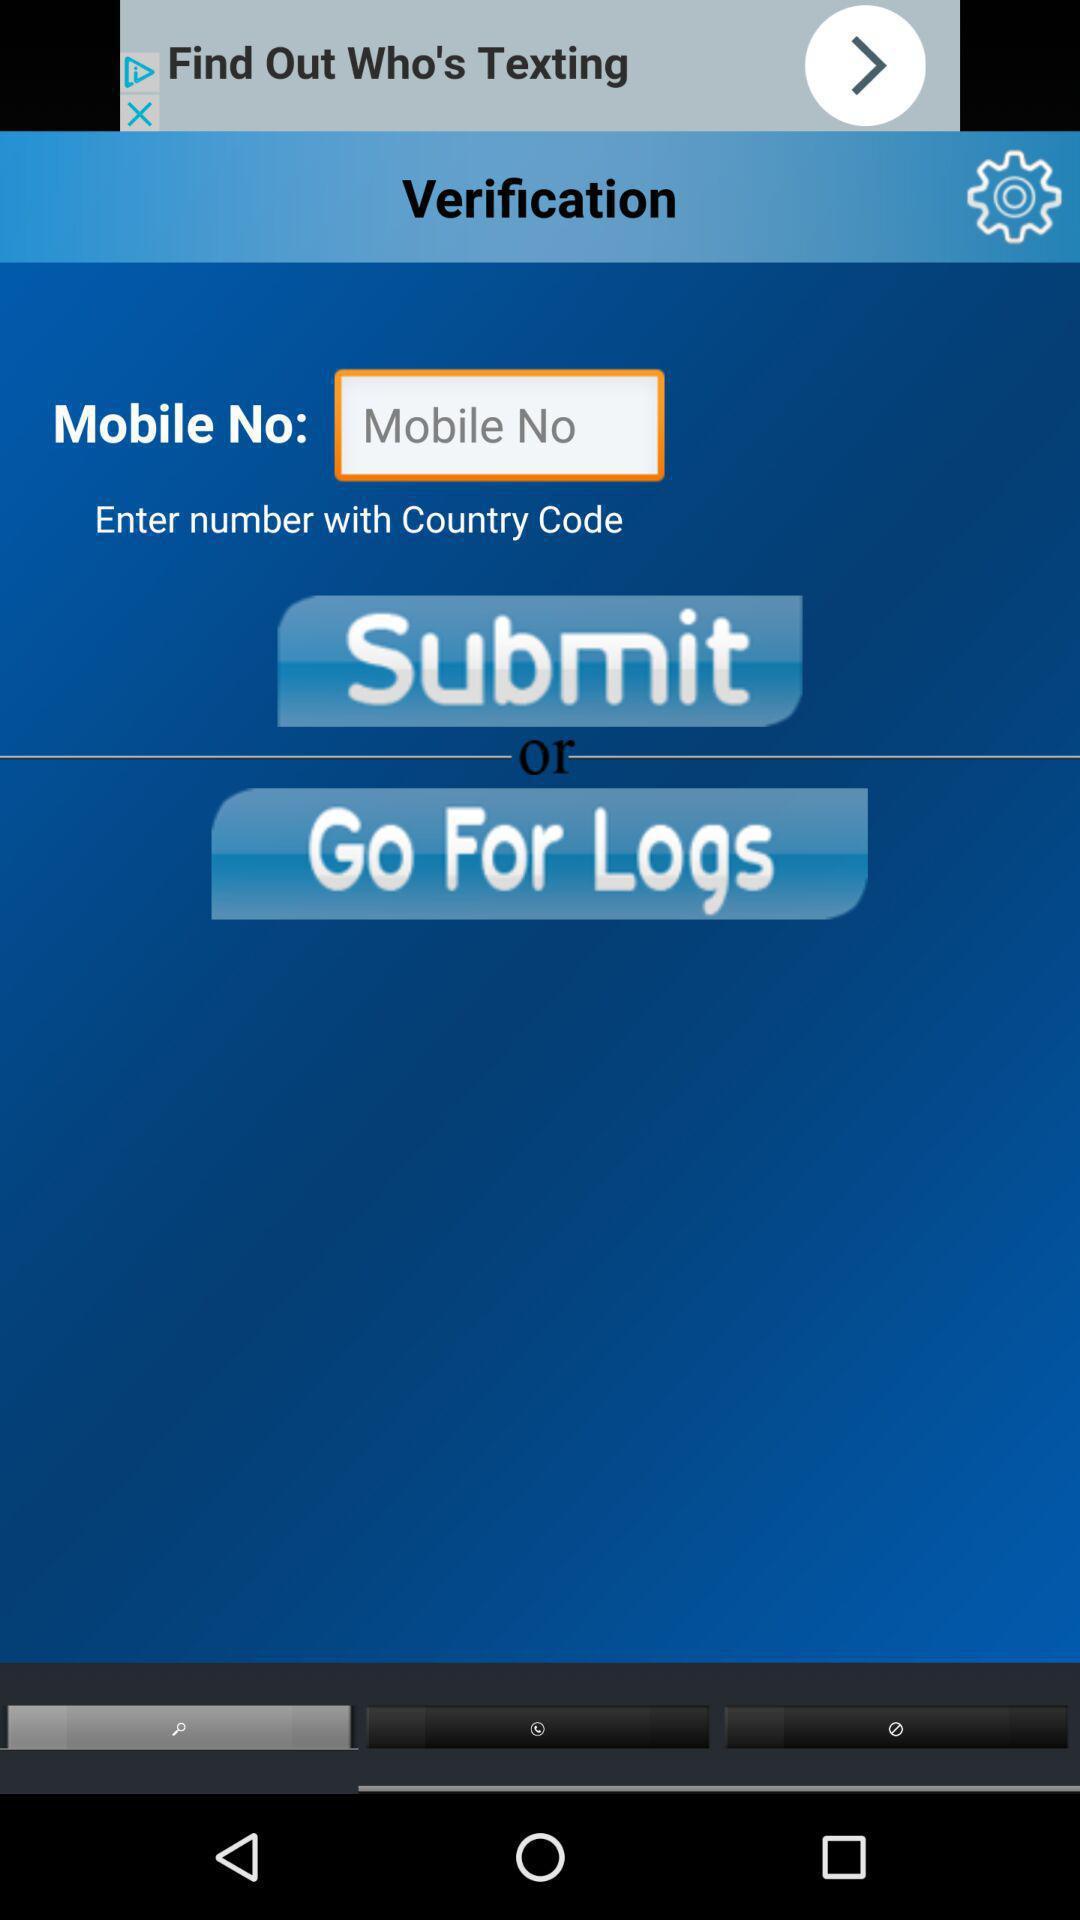 This screenshot has height=1920, width=1080. Describe the element at coordinates (498, 429) in the screenshot. I see `mobile number` at that location.